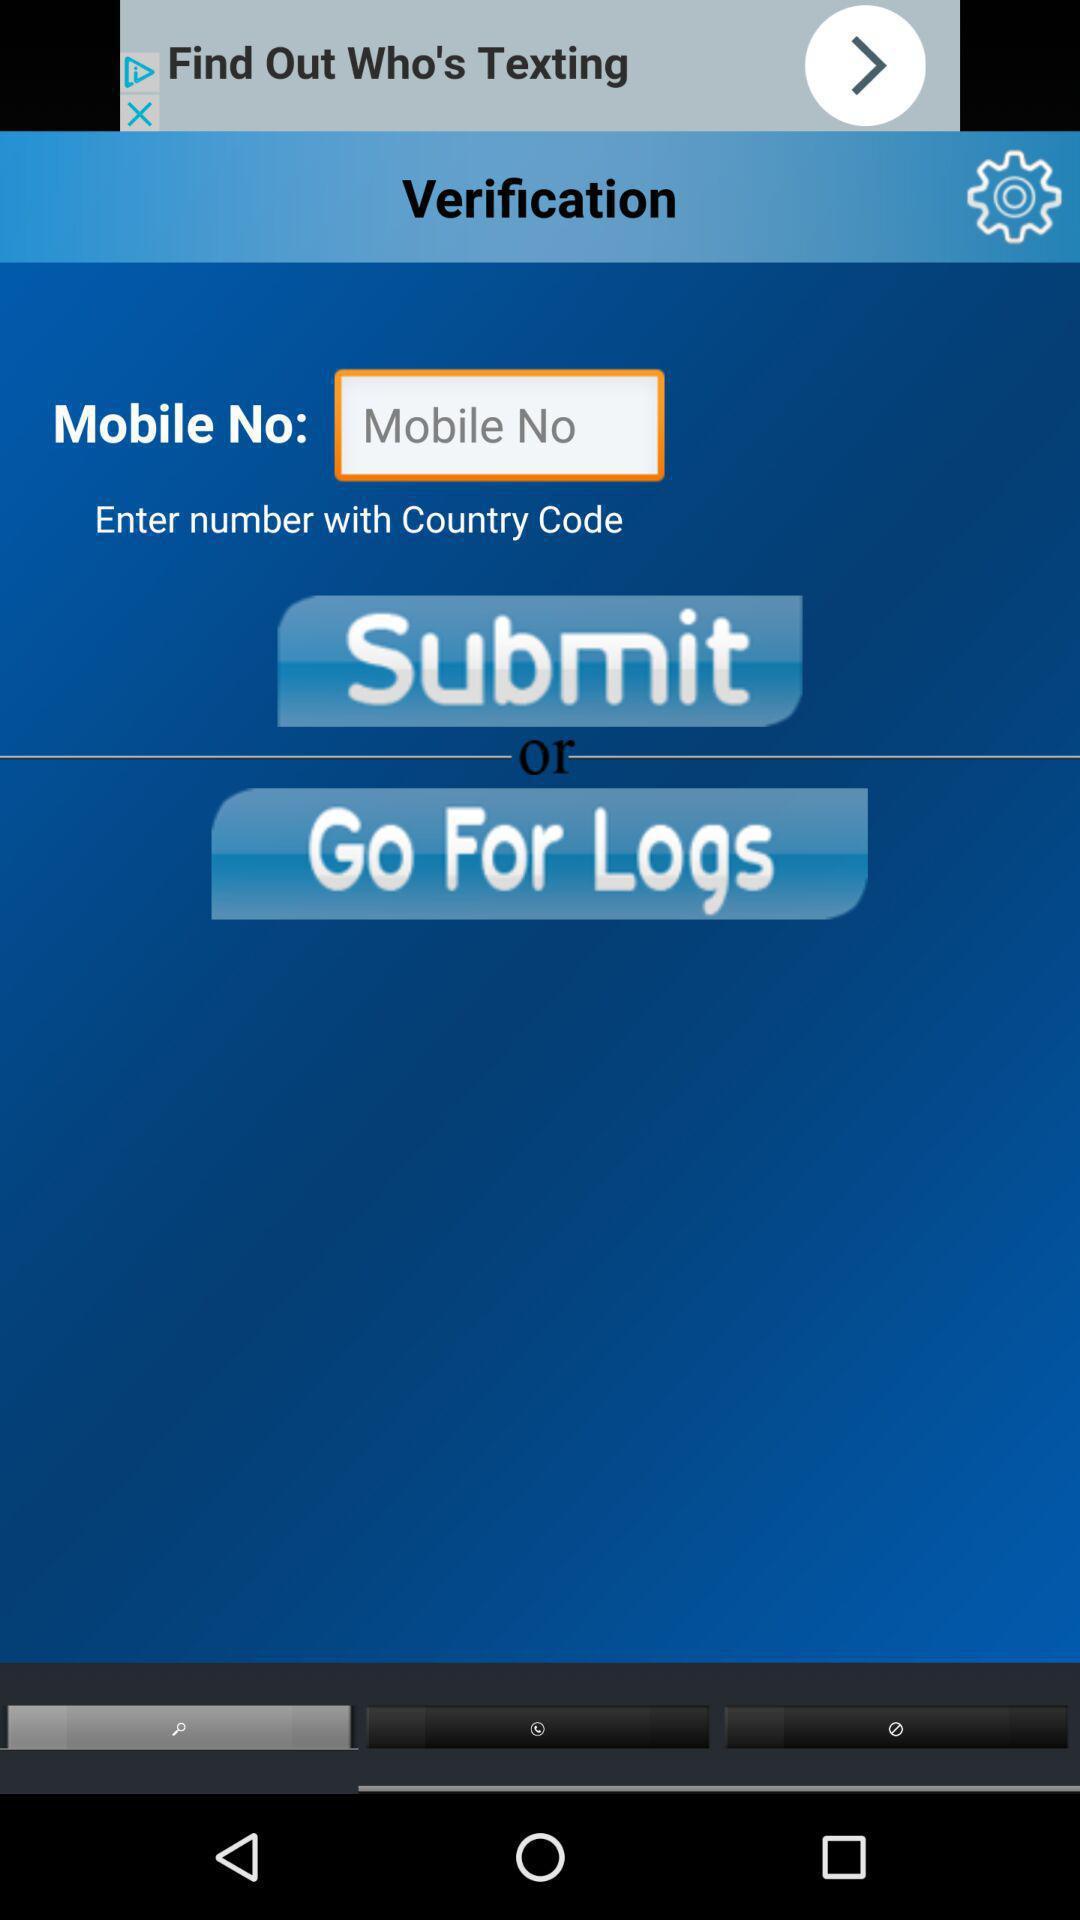 This screenshot has height=1920, width=1080. Describe the element at coordinates (498, 429) in the screenshot. I see `mobile number` at that location.